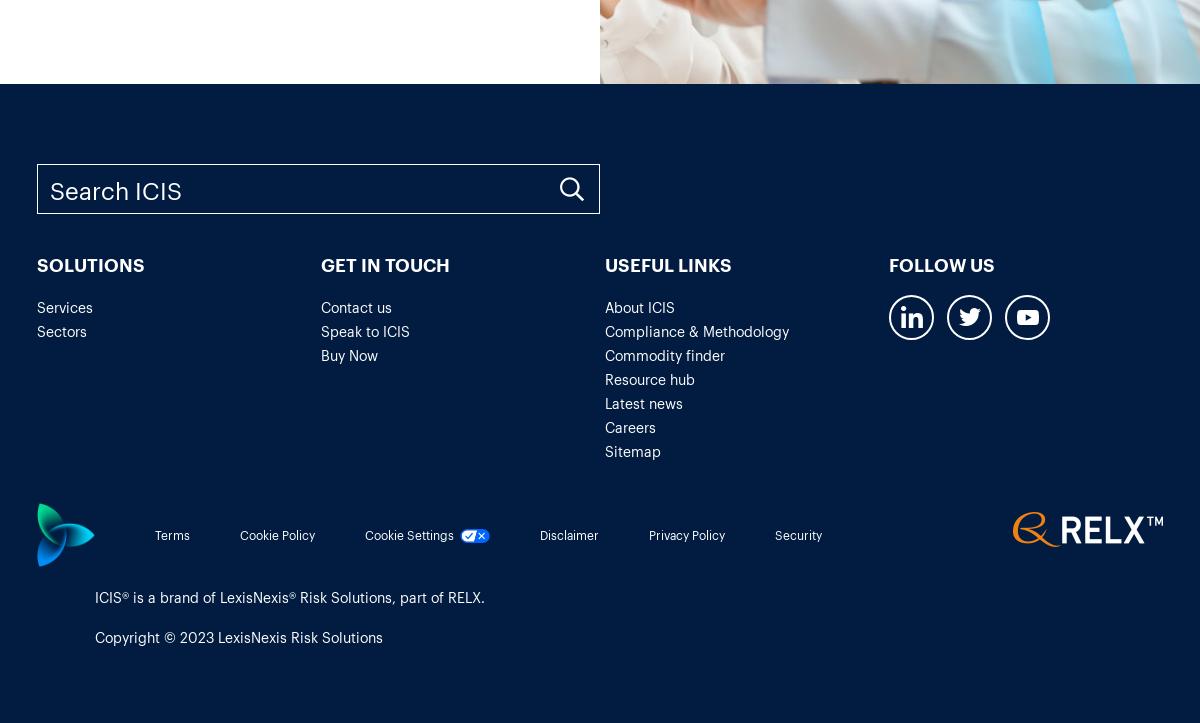 Image resolution: width=1200 pixels, height=723 pixels. Describe the element at coordinates (650, 376) in the screenshot. I see `'Resource hub'` at that location.